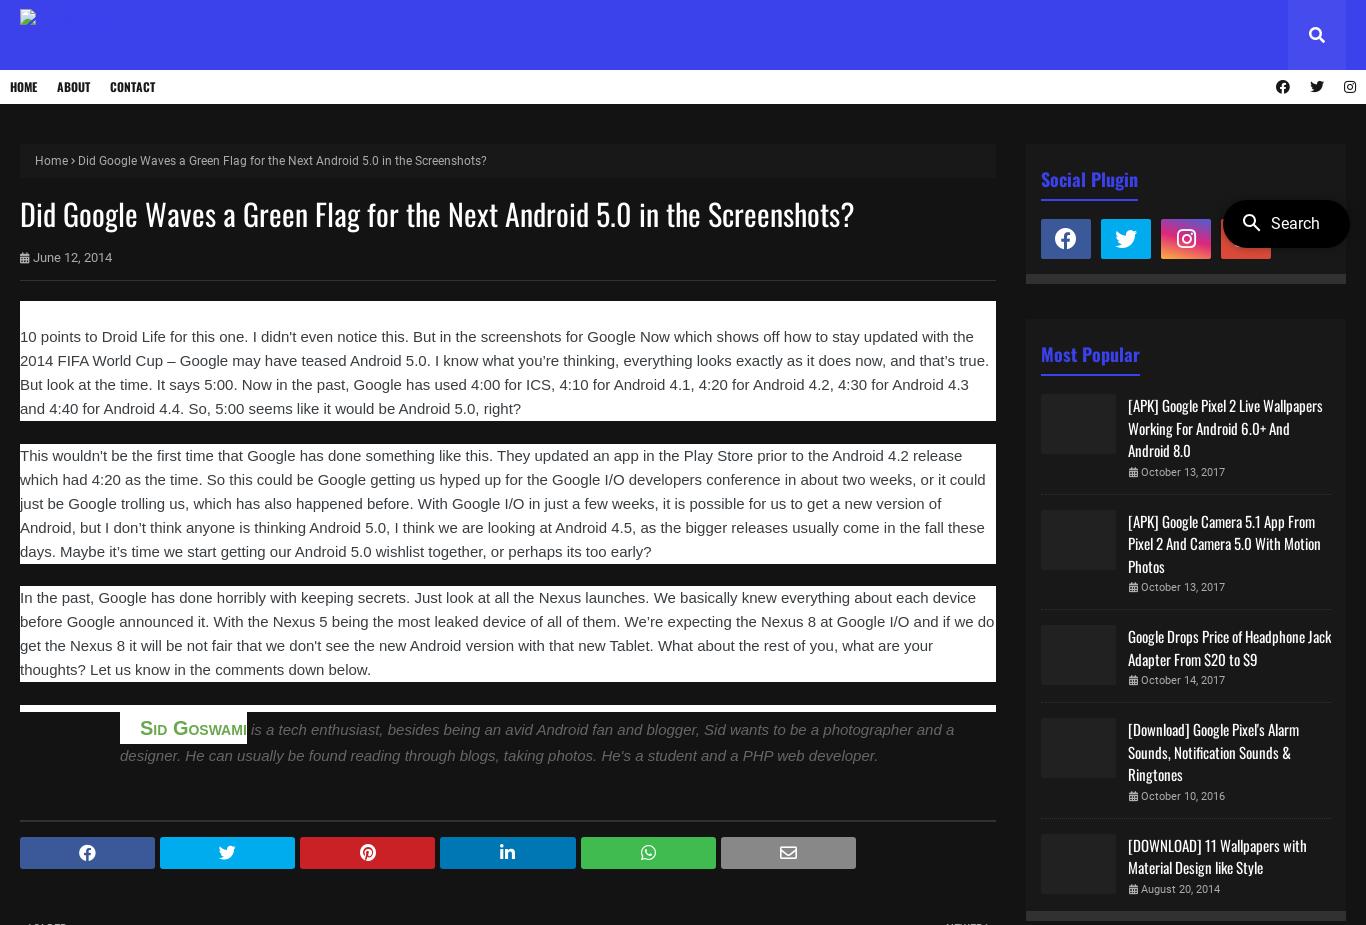 The height and width of the screenshot is (925, 1366). What do you see at coordinates (502, 502) in the screenshot?
I see `'This wouldn't be the first time that Google has done something like this. They updated an app in the Play Store prior to the Android 4.2 release which had 4:20 as the time. So this could be Google getting us hyped up for the Google I/O developers conference in about two weeks, or it could just be Google trolling us, which has also happened before. With Google I/O in just a few weeks, it is possible for us to get a new version of Android, but I don’t think anyone is thinking Android 5.0, I think we are looking at Android 4.5, as the bigger releases usually come in the fall these days. Maybe it’s time we start getting our Android 5.0 wishlist together, or perhaps its too early?'` at bounding box center [502, 502].